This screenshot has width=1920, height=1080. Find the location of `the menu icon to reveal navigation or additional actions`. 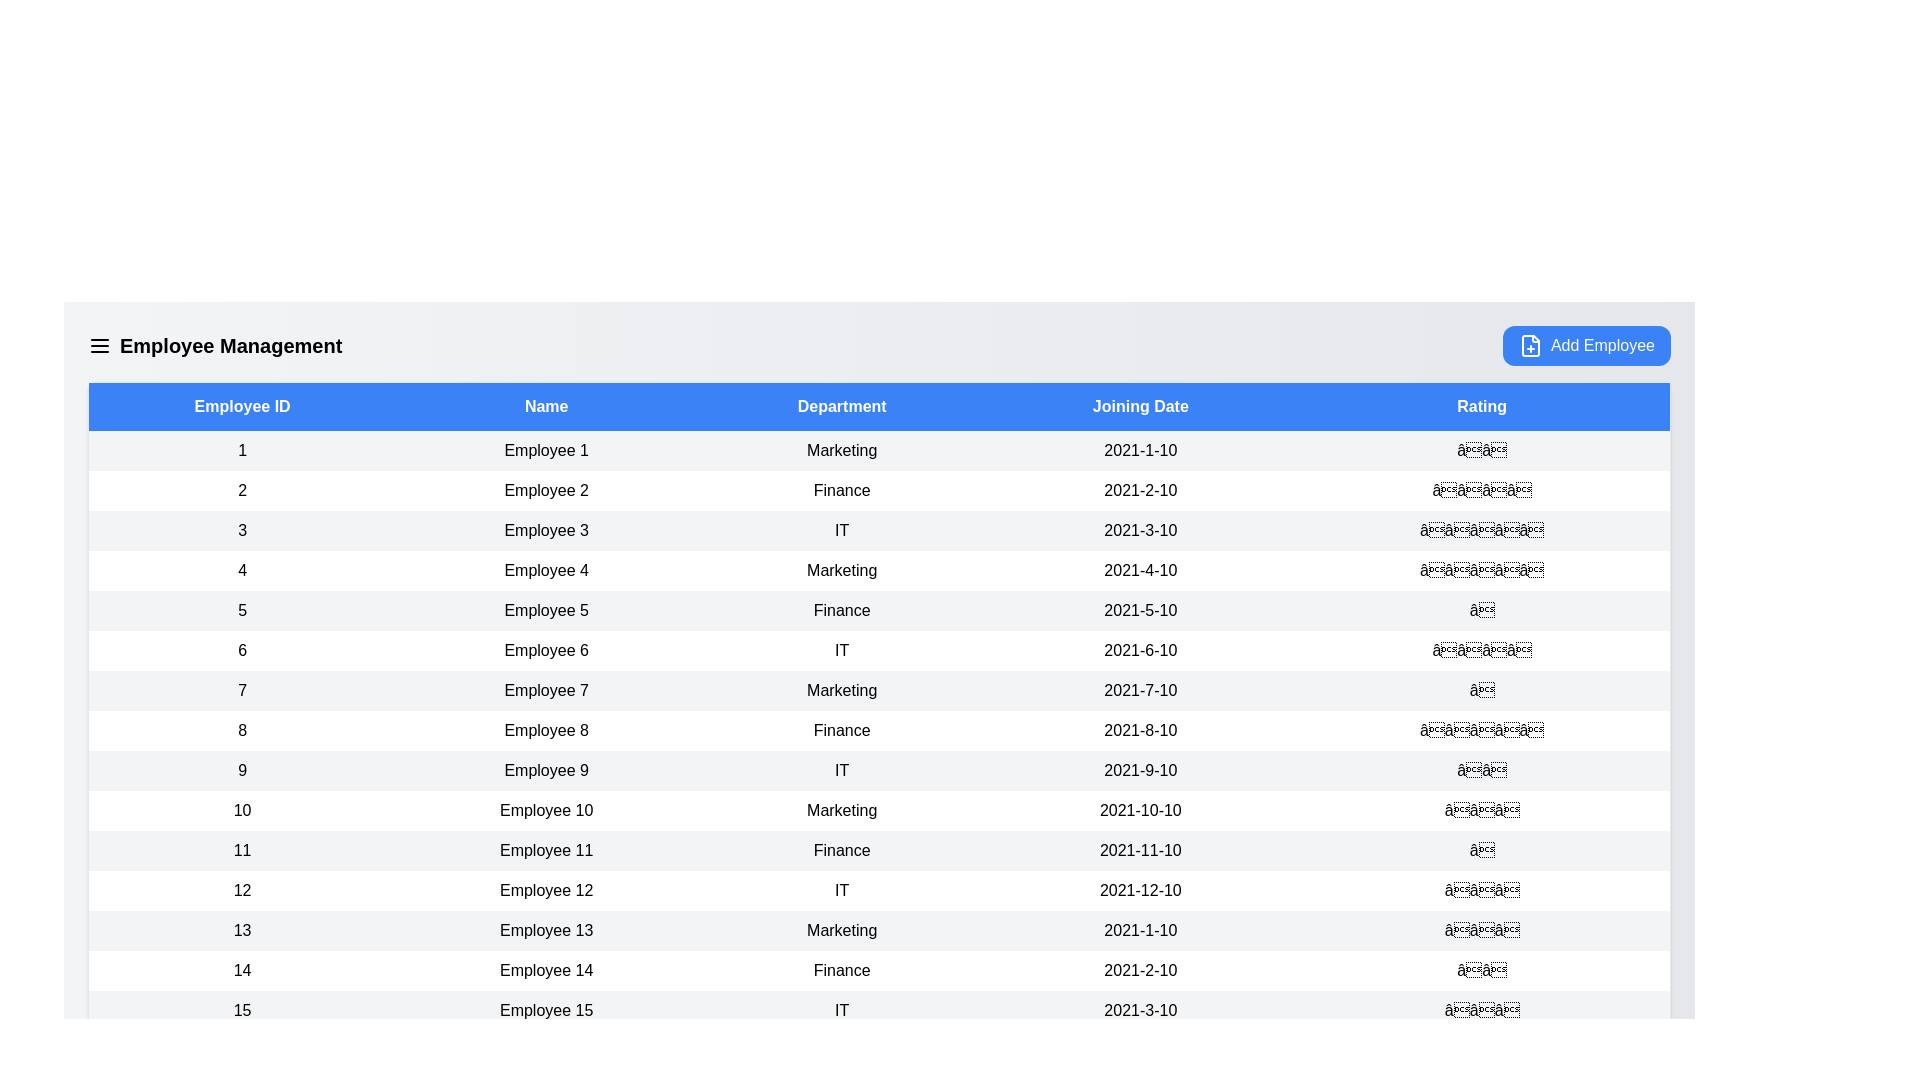

the menu icon to reveal navigation or additional actions is located at coordinates (99, 345).